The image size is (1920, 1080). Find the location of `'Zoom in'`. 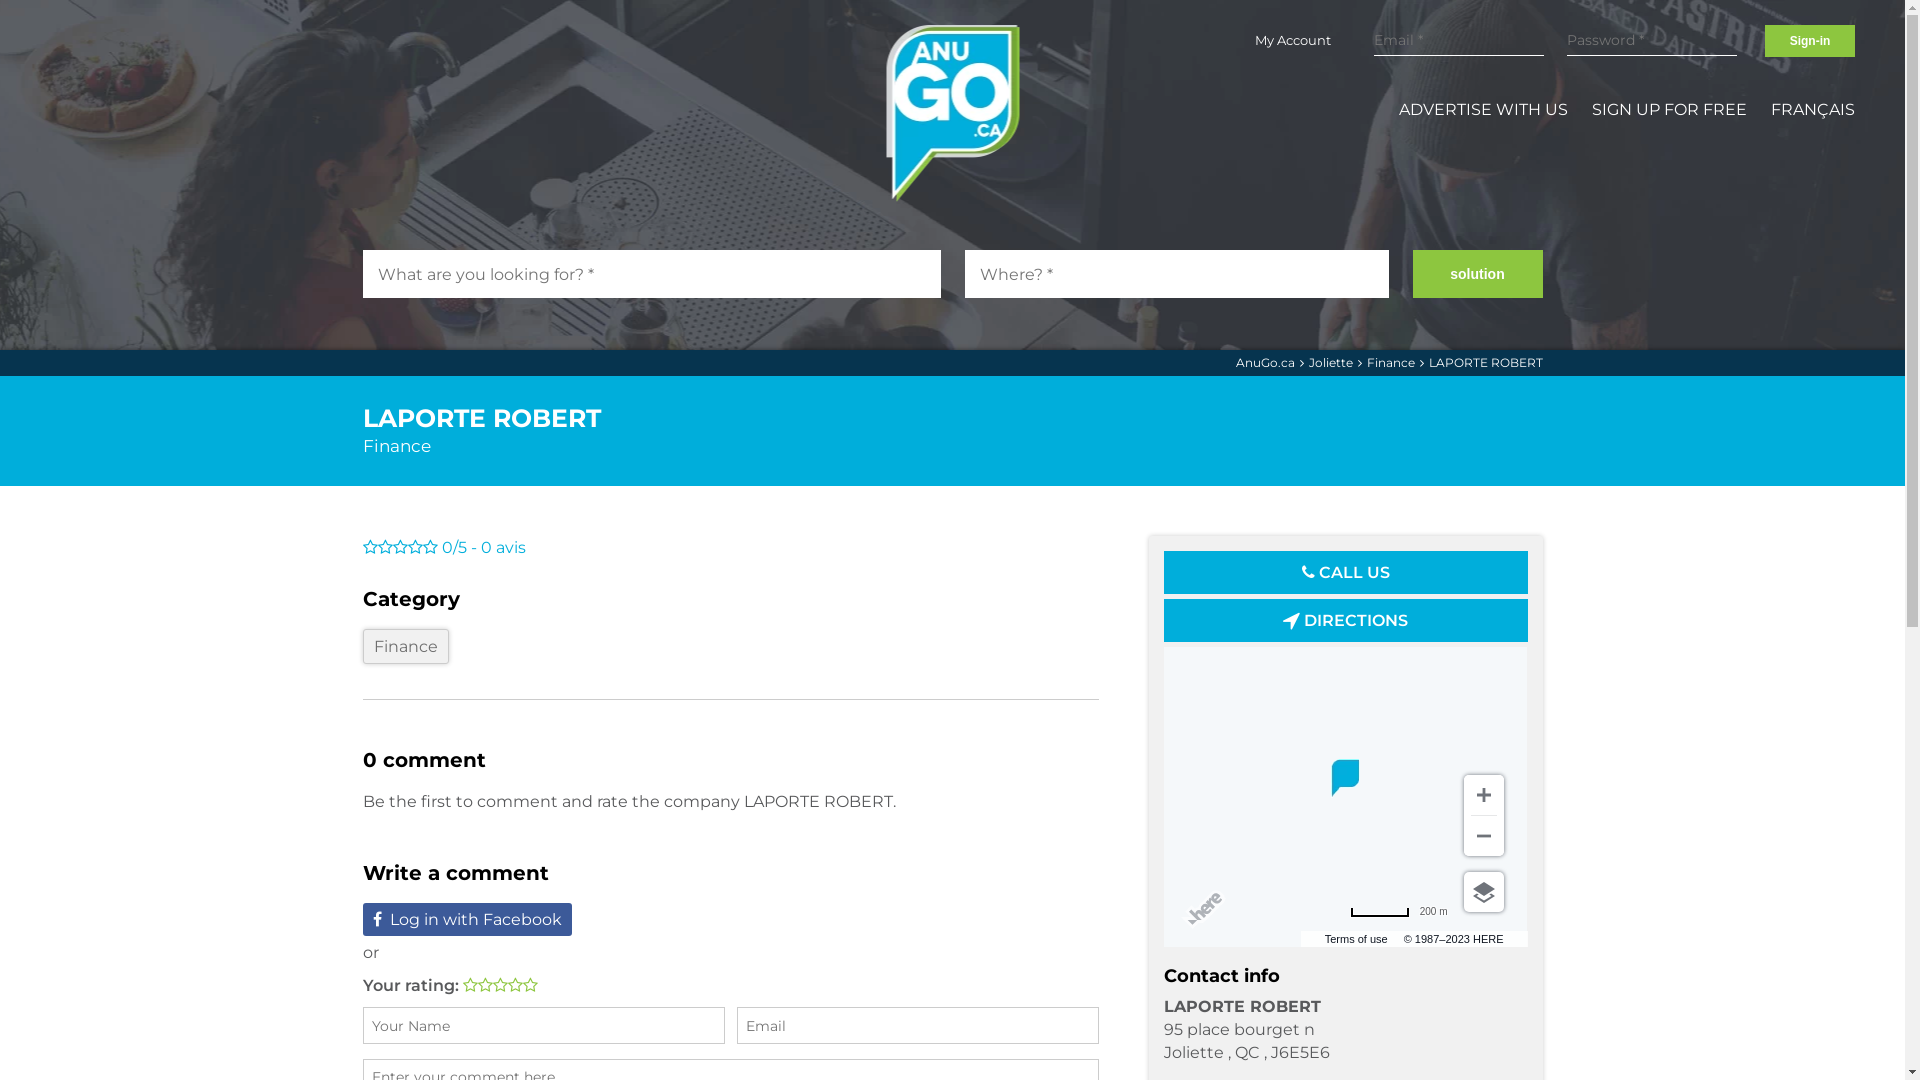

'Zoom in' is located at coordinates (1483, 793).